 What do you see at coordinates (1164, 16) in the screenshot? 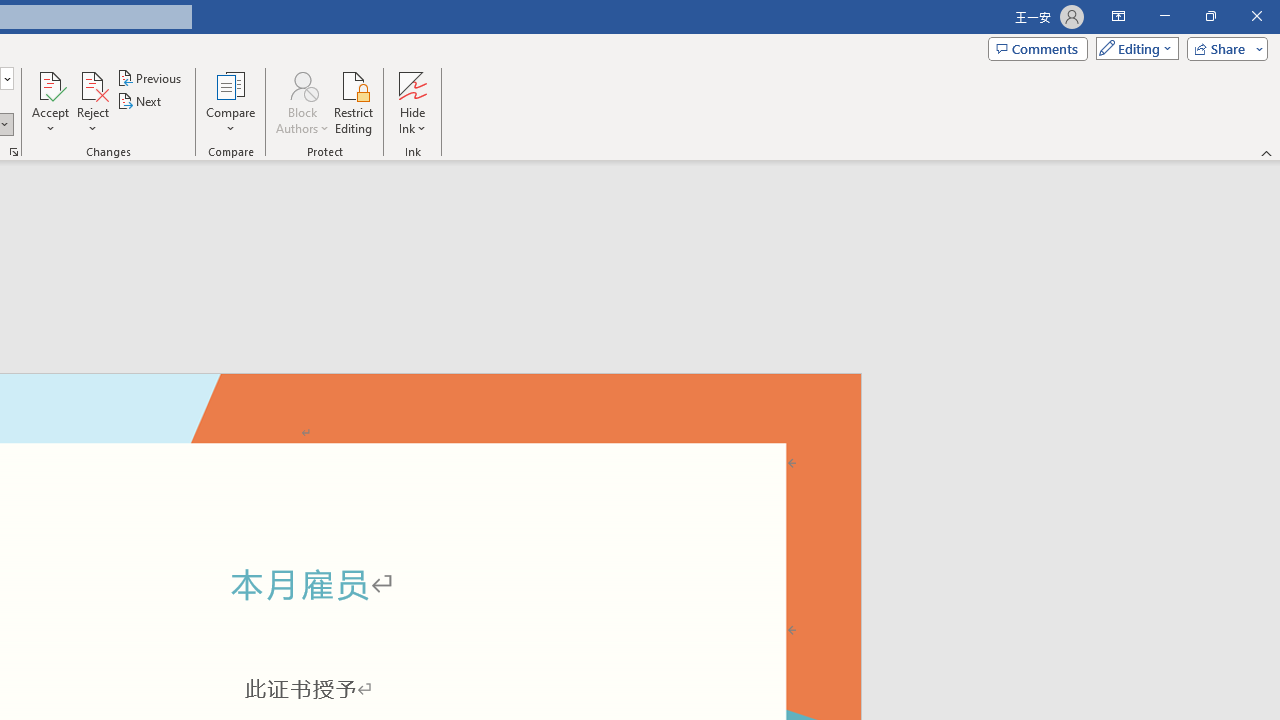
I see `'Minimize'` at bounding box center [1164, 16].